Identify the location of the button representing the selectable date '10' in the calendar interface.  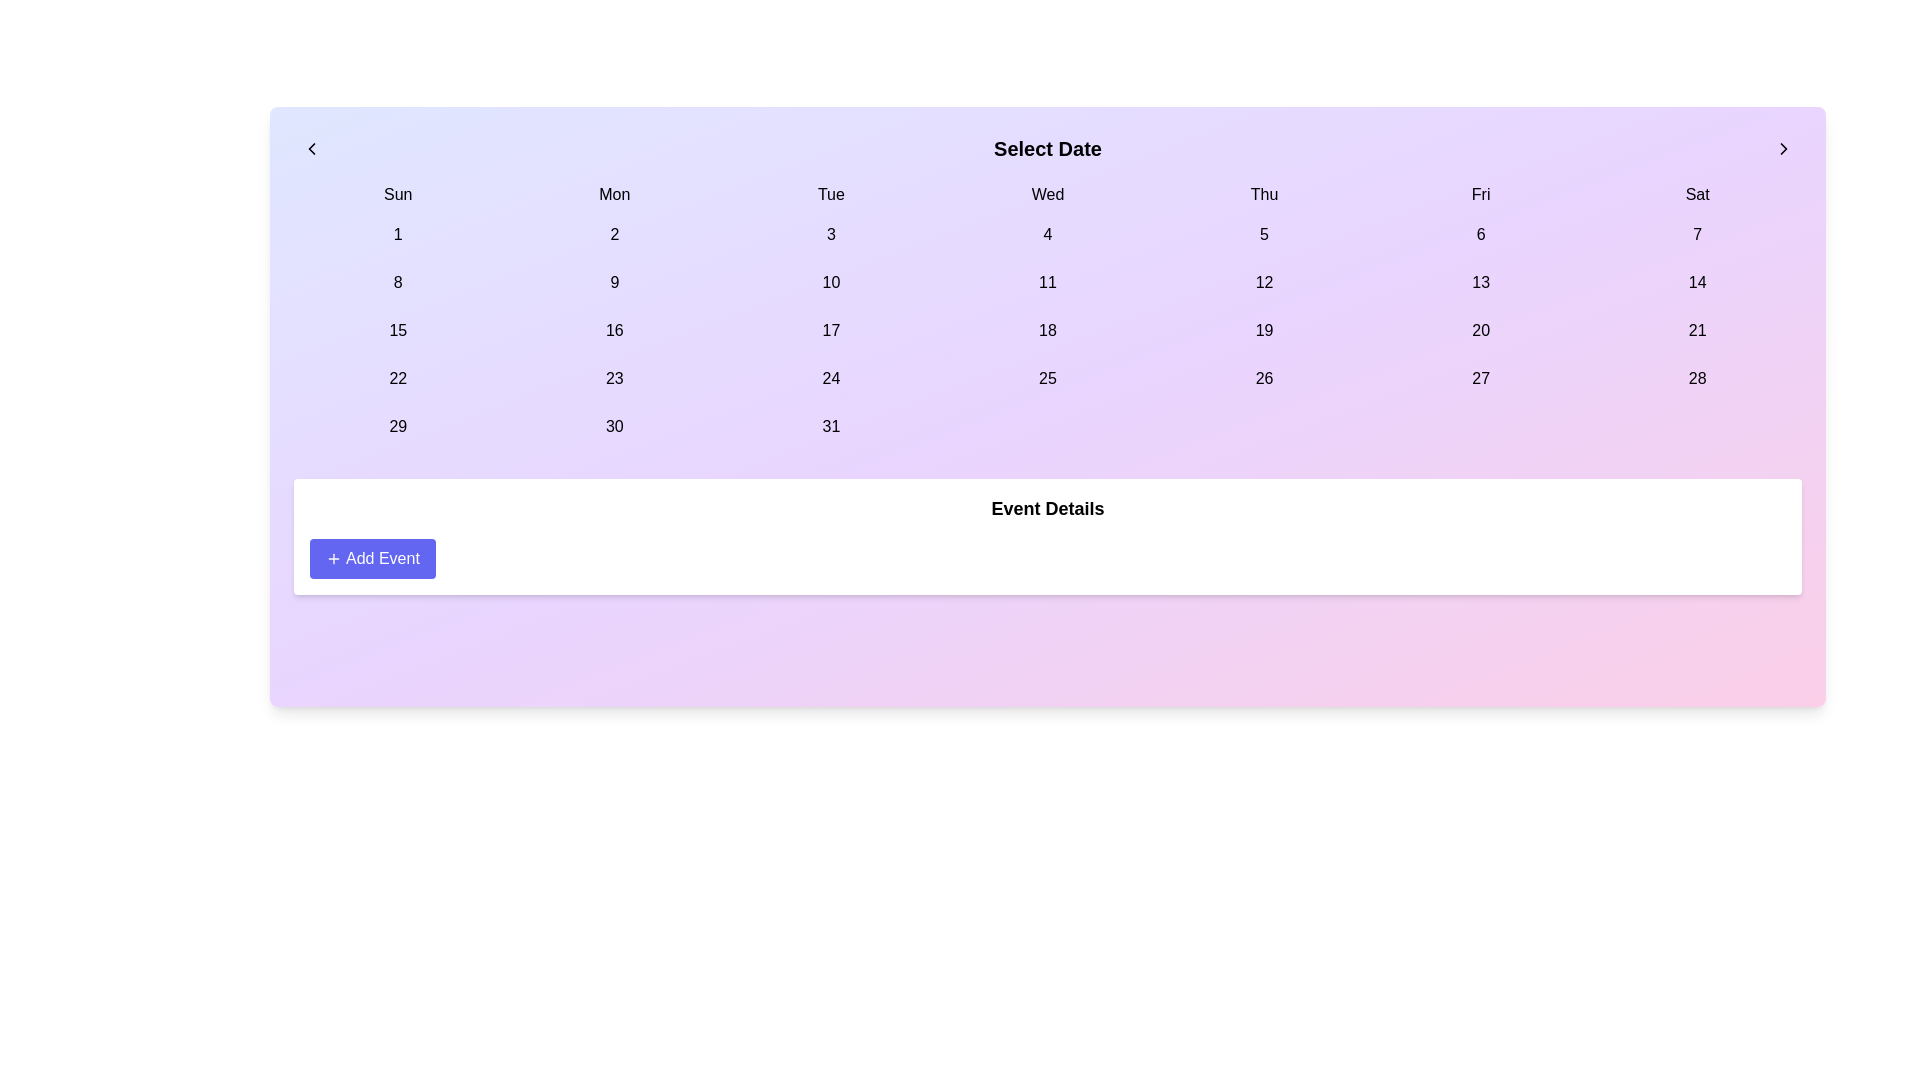
(831, 282).